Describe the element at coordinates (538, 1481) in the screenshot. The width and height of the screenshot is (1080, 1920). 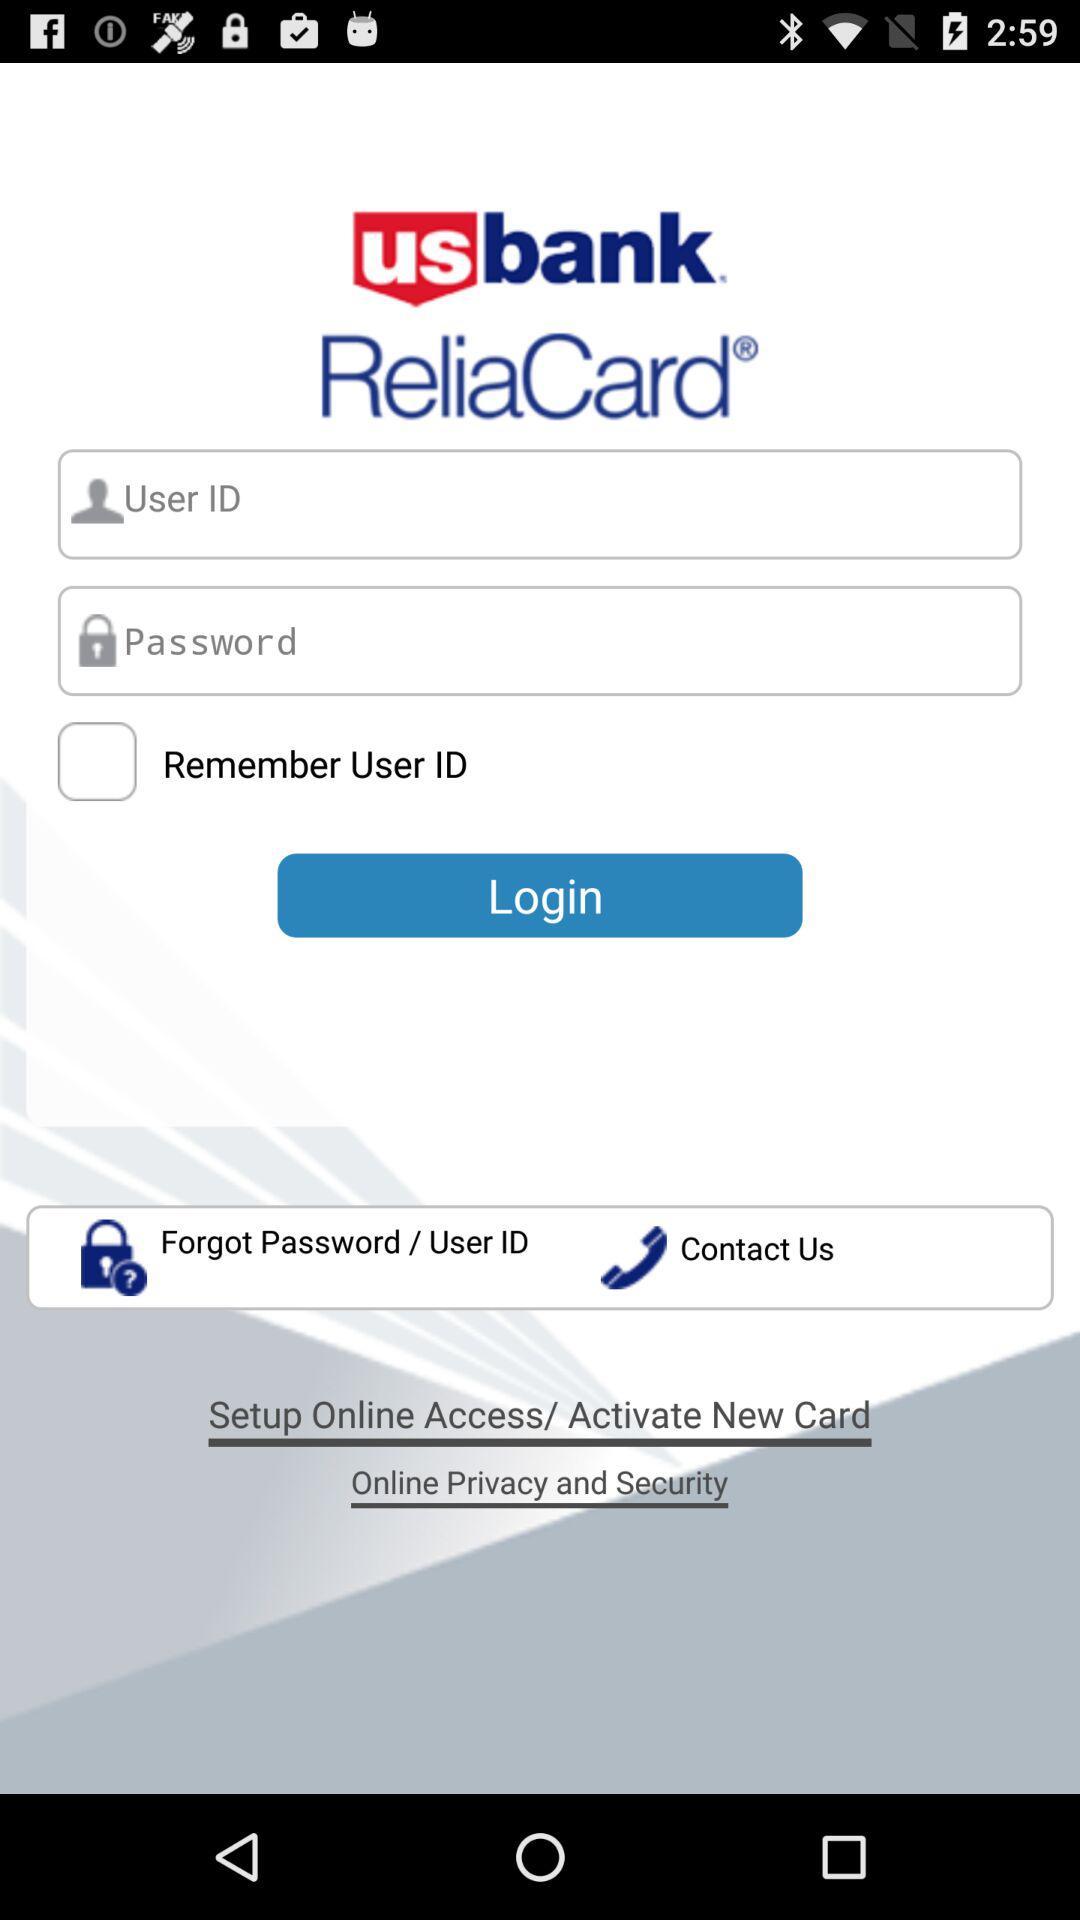
I see `the online privacy and app` at that location.